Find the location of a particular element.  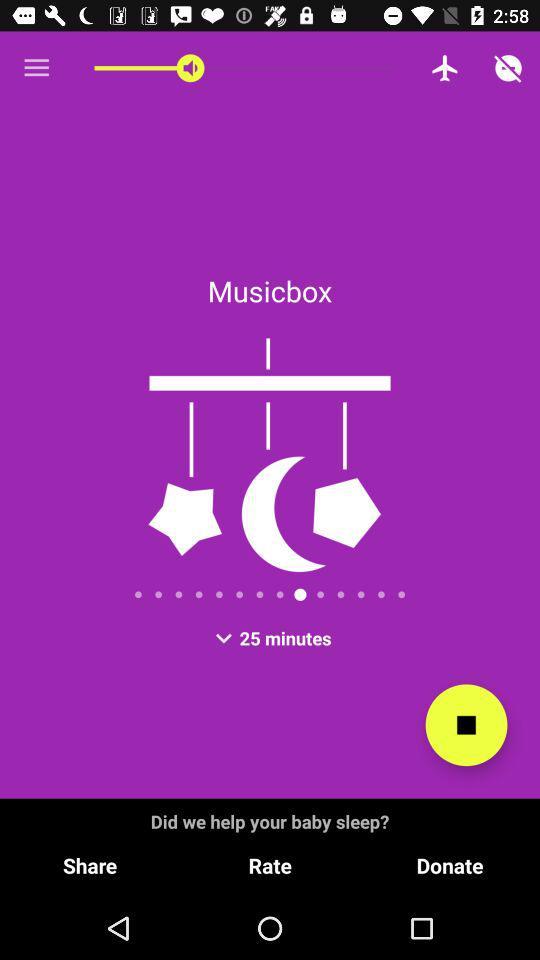

stop button is located at coordinates (466, 724).